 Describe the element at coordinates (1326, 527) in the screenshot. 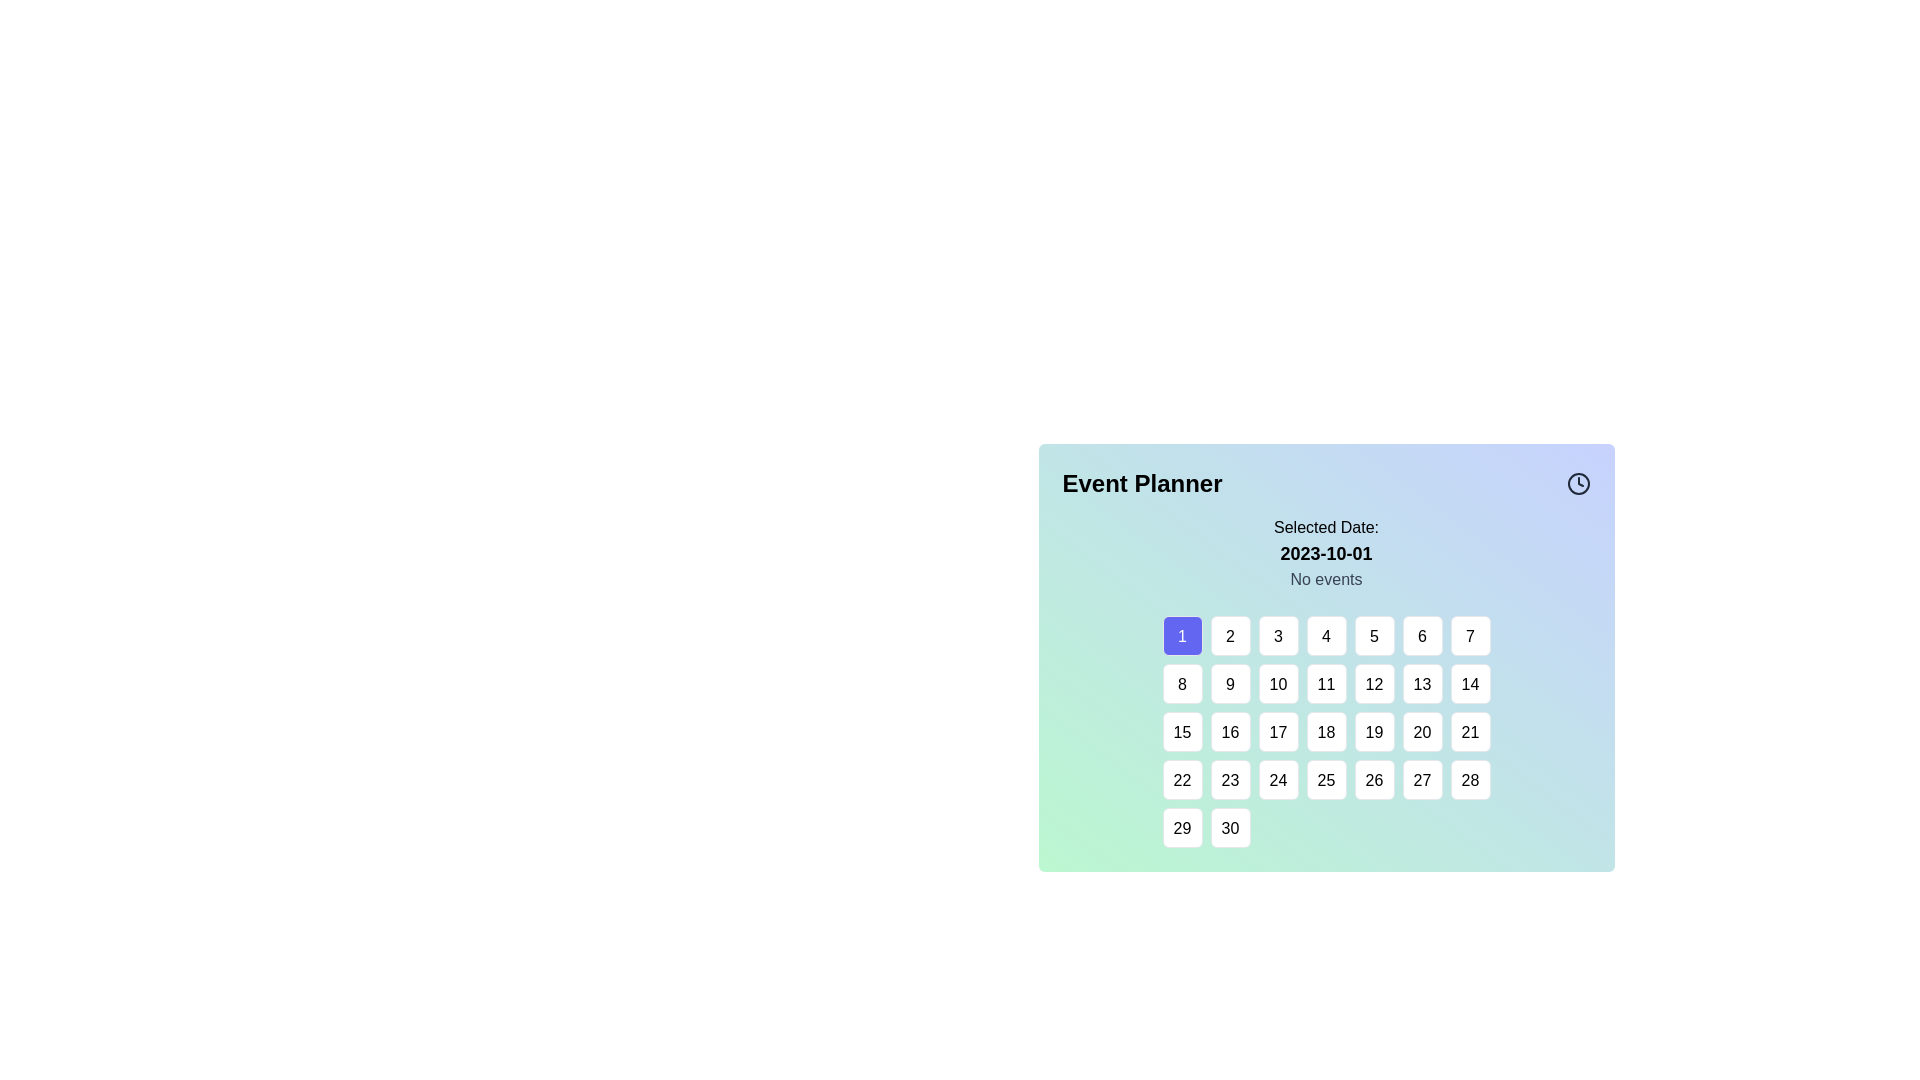

I see `the static text label 'Selected Date:' which is styled in bold and positioned at the top center of the calendar interface` at that location.